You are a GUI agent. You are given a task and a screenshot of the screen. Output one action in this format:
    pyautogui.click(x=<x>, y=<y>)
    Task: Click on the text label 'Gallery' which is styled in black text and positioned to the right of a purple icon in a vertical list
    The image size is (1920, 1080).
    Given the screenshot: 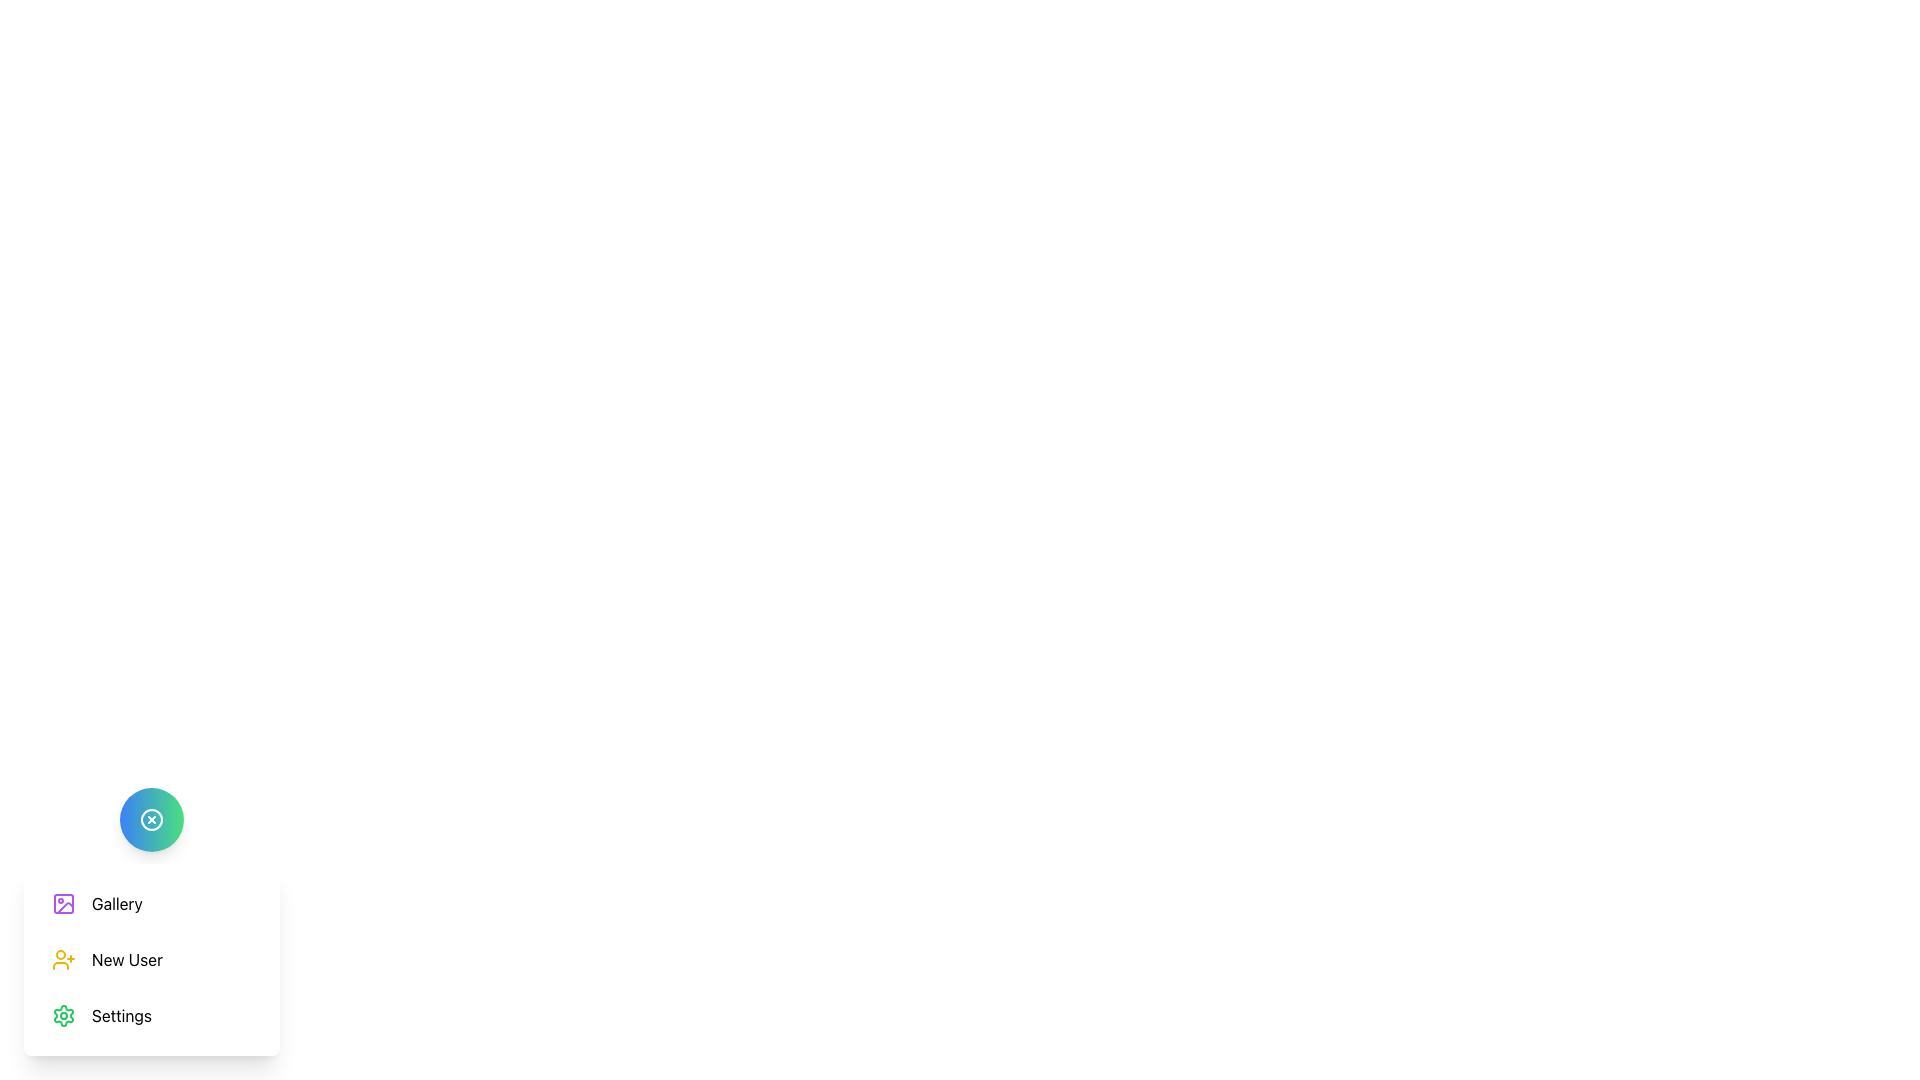 What is the action you would take?
    pyautogui.click(x=116, y=903)
    